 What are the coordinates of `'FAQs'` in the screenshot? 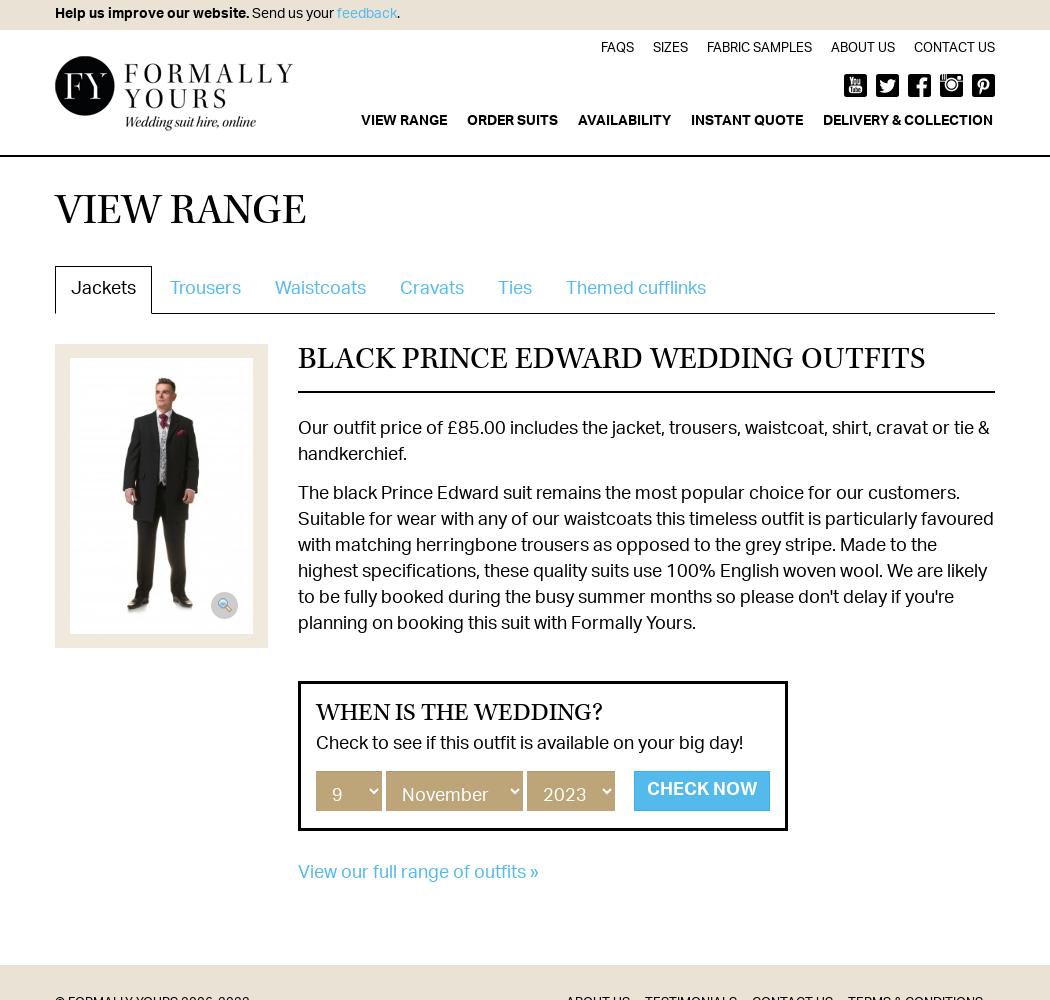 It's located at (601, 48).